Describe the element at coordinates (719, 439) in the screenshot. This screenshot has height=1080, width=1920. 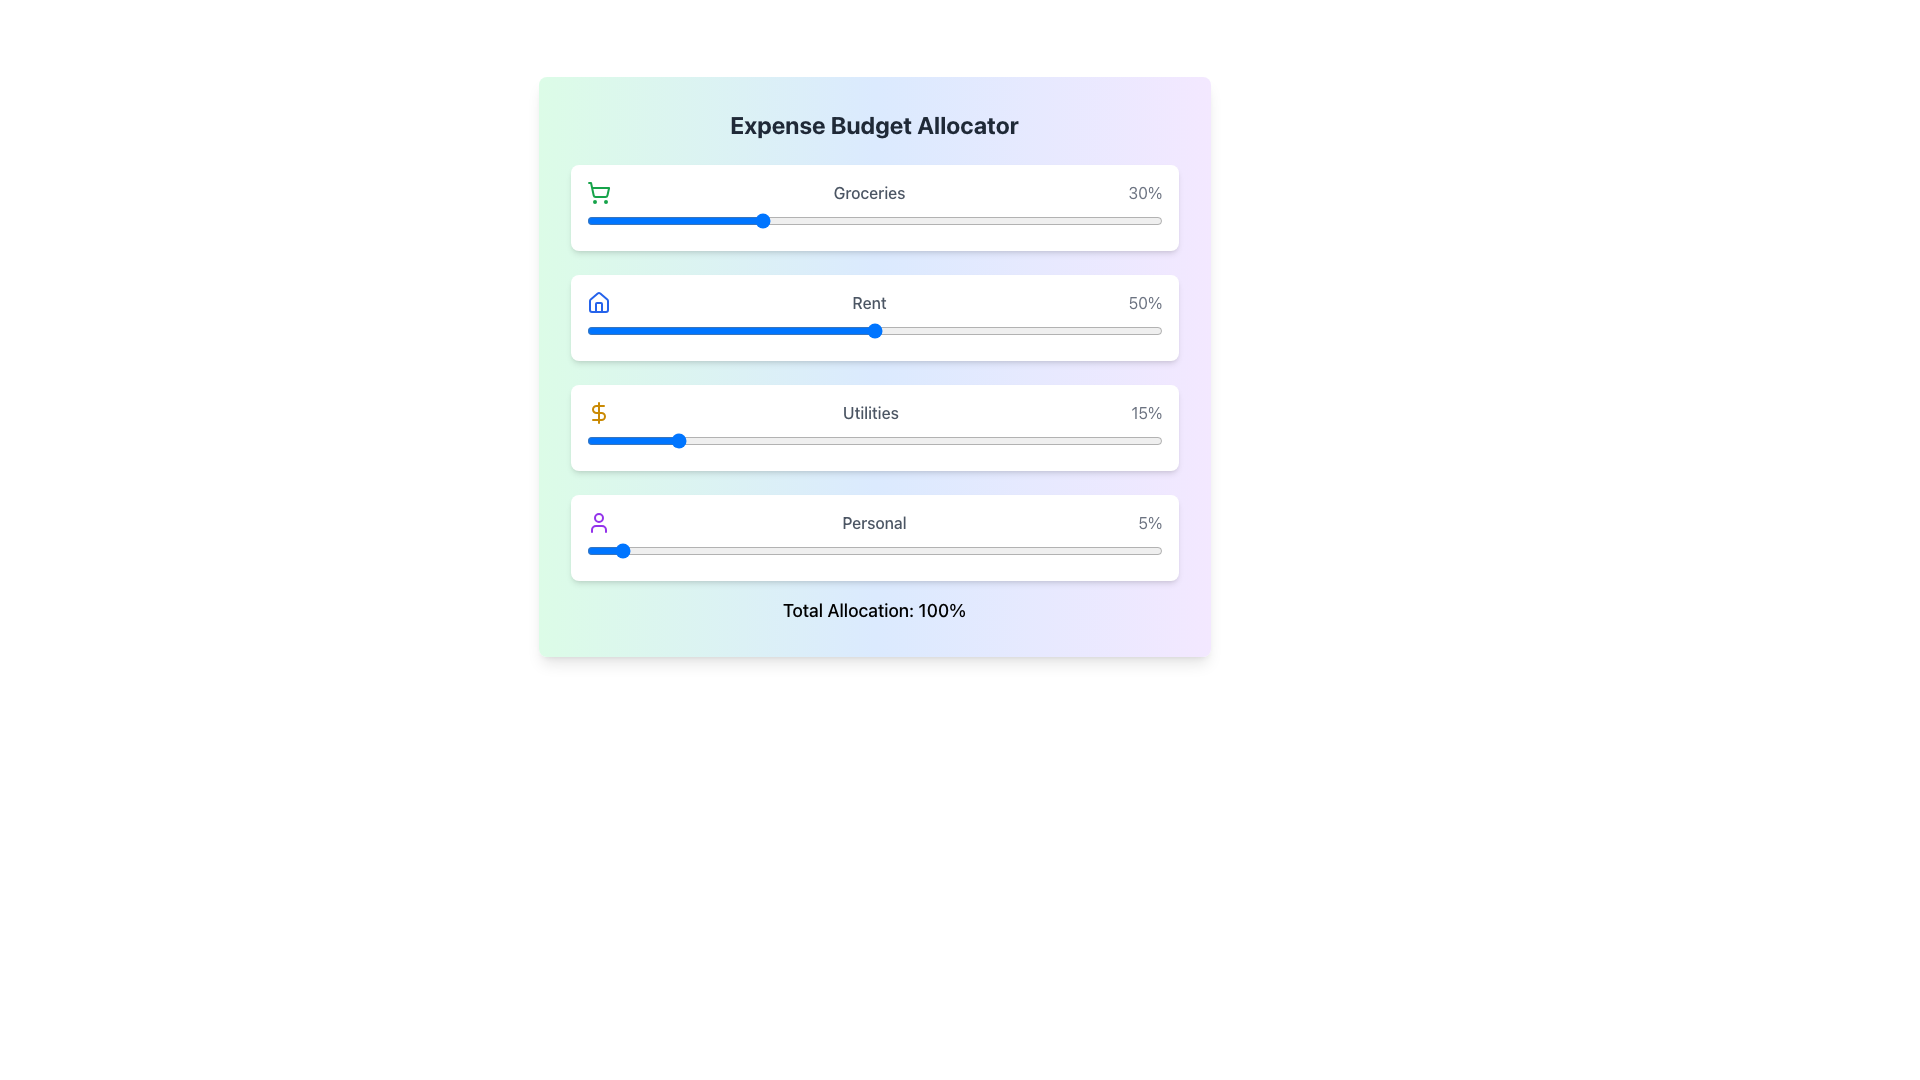
I see `utilities allocation` at that location.